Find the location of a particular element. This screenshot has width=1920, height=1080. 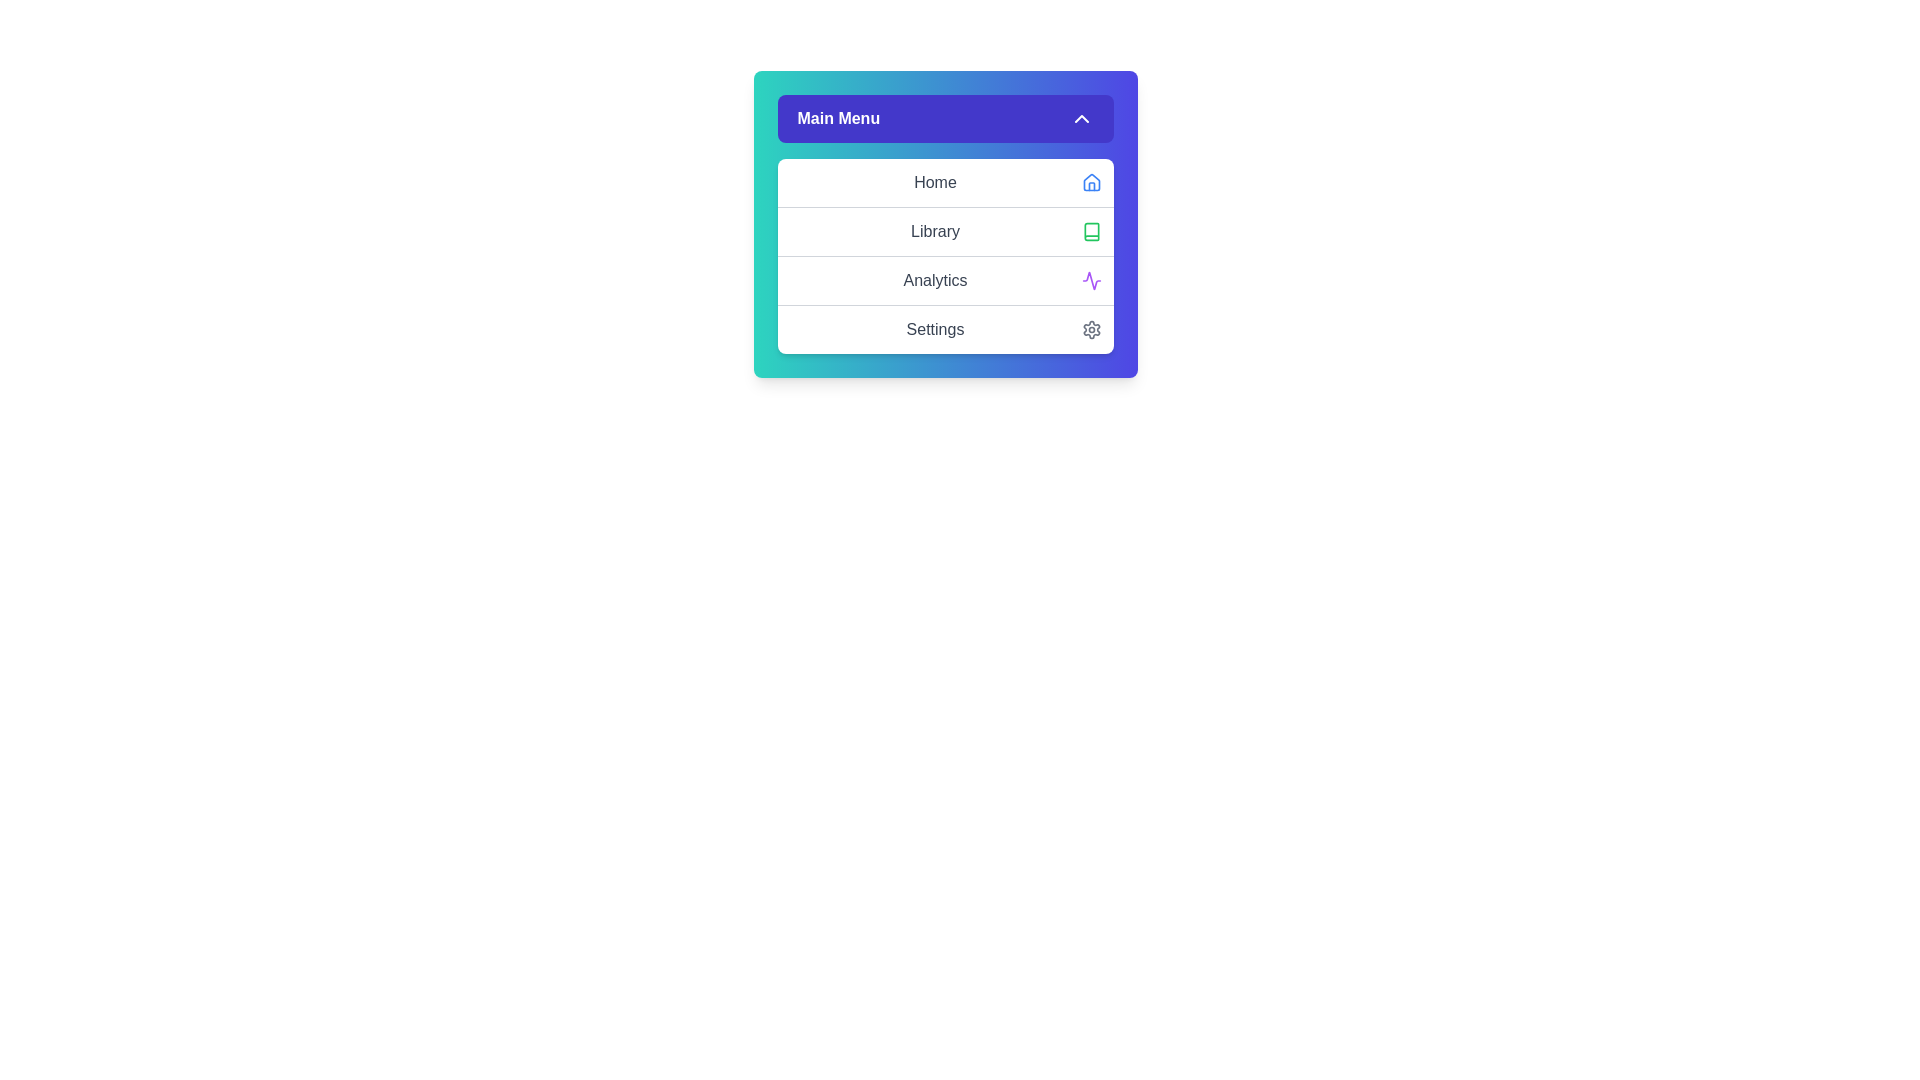

the icon associated with the Settings menu item is located at coordinates (1090, 329).